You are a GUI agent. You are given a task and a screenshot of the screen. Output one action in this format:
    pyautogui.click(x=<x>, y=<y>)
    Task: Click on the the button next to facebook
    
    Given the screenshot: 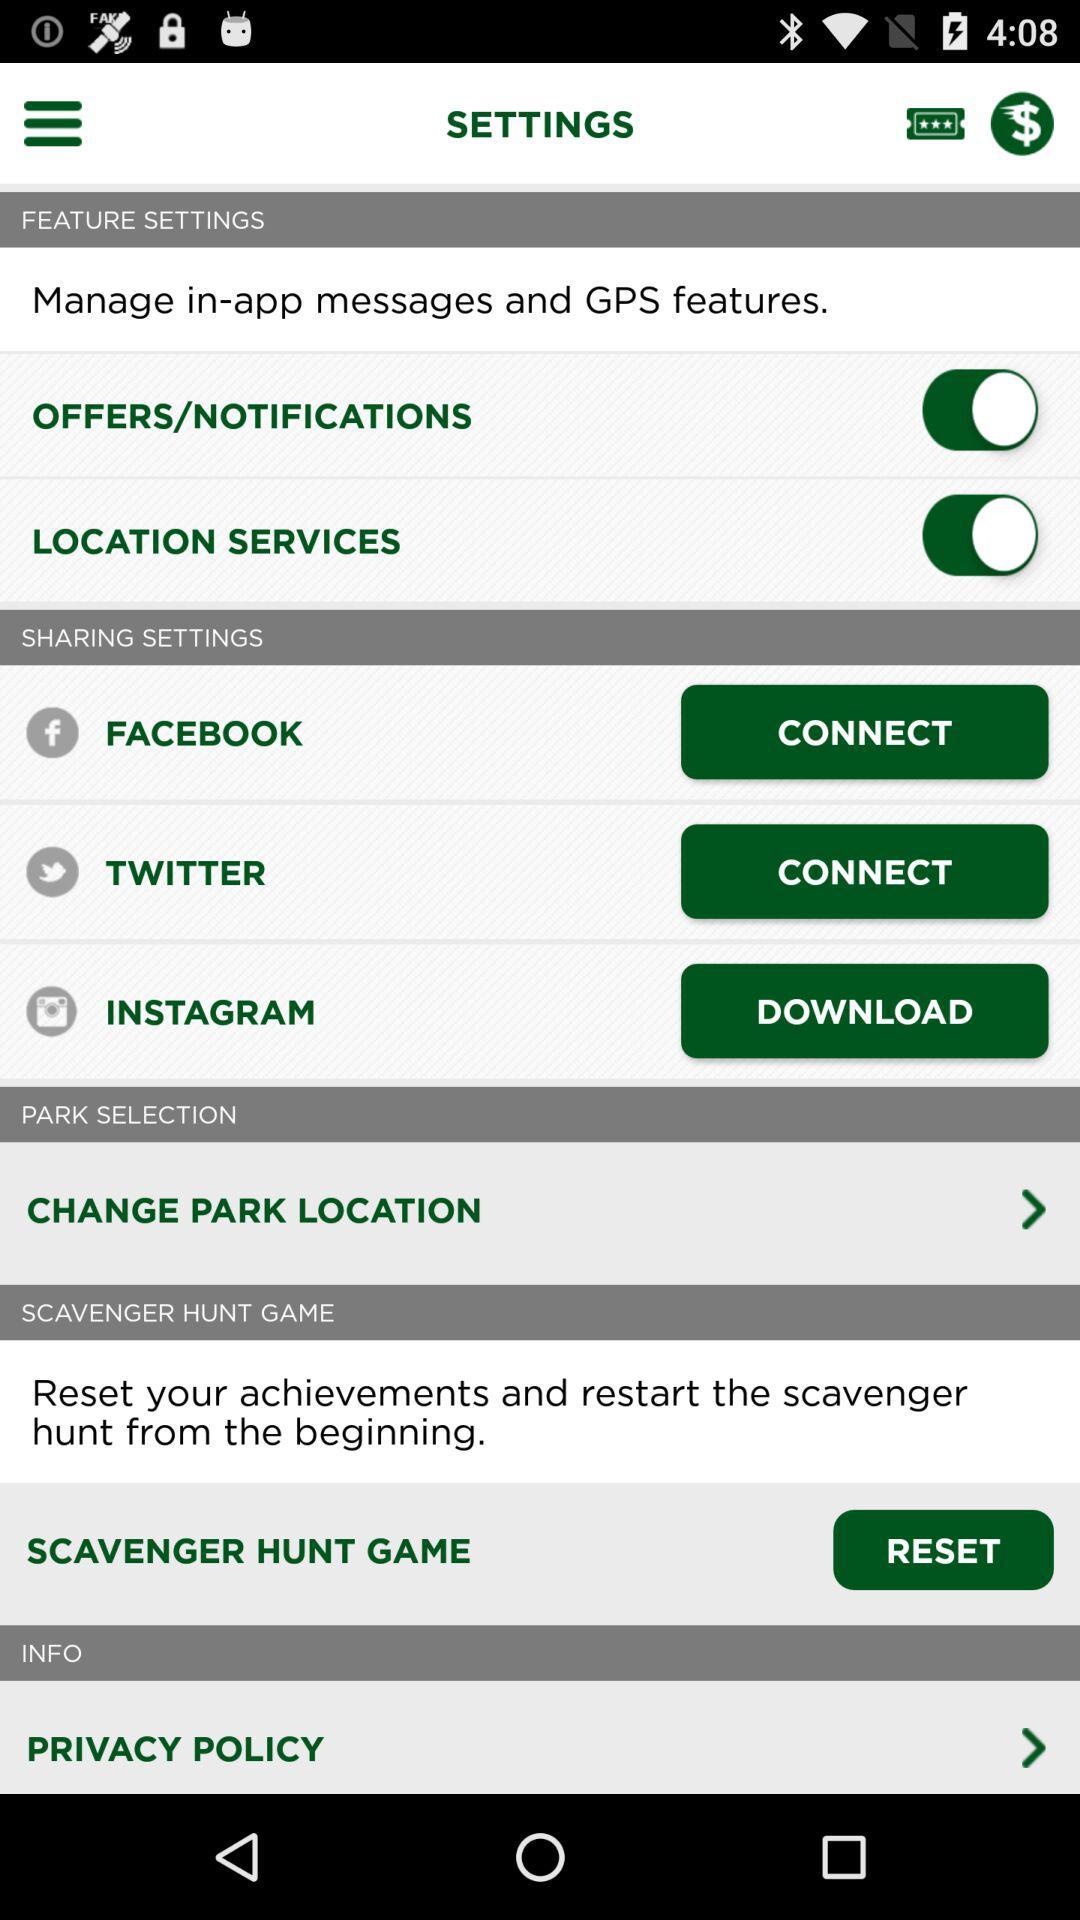 What is the action you would take?
    pyautogui.click(x=863, y=731)
    